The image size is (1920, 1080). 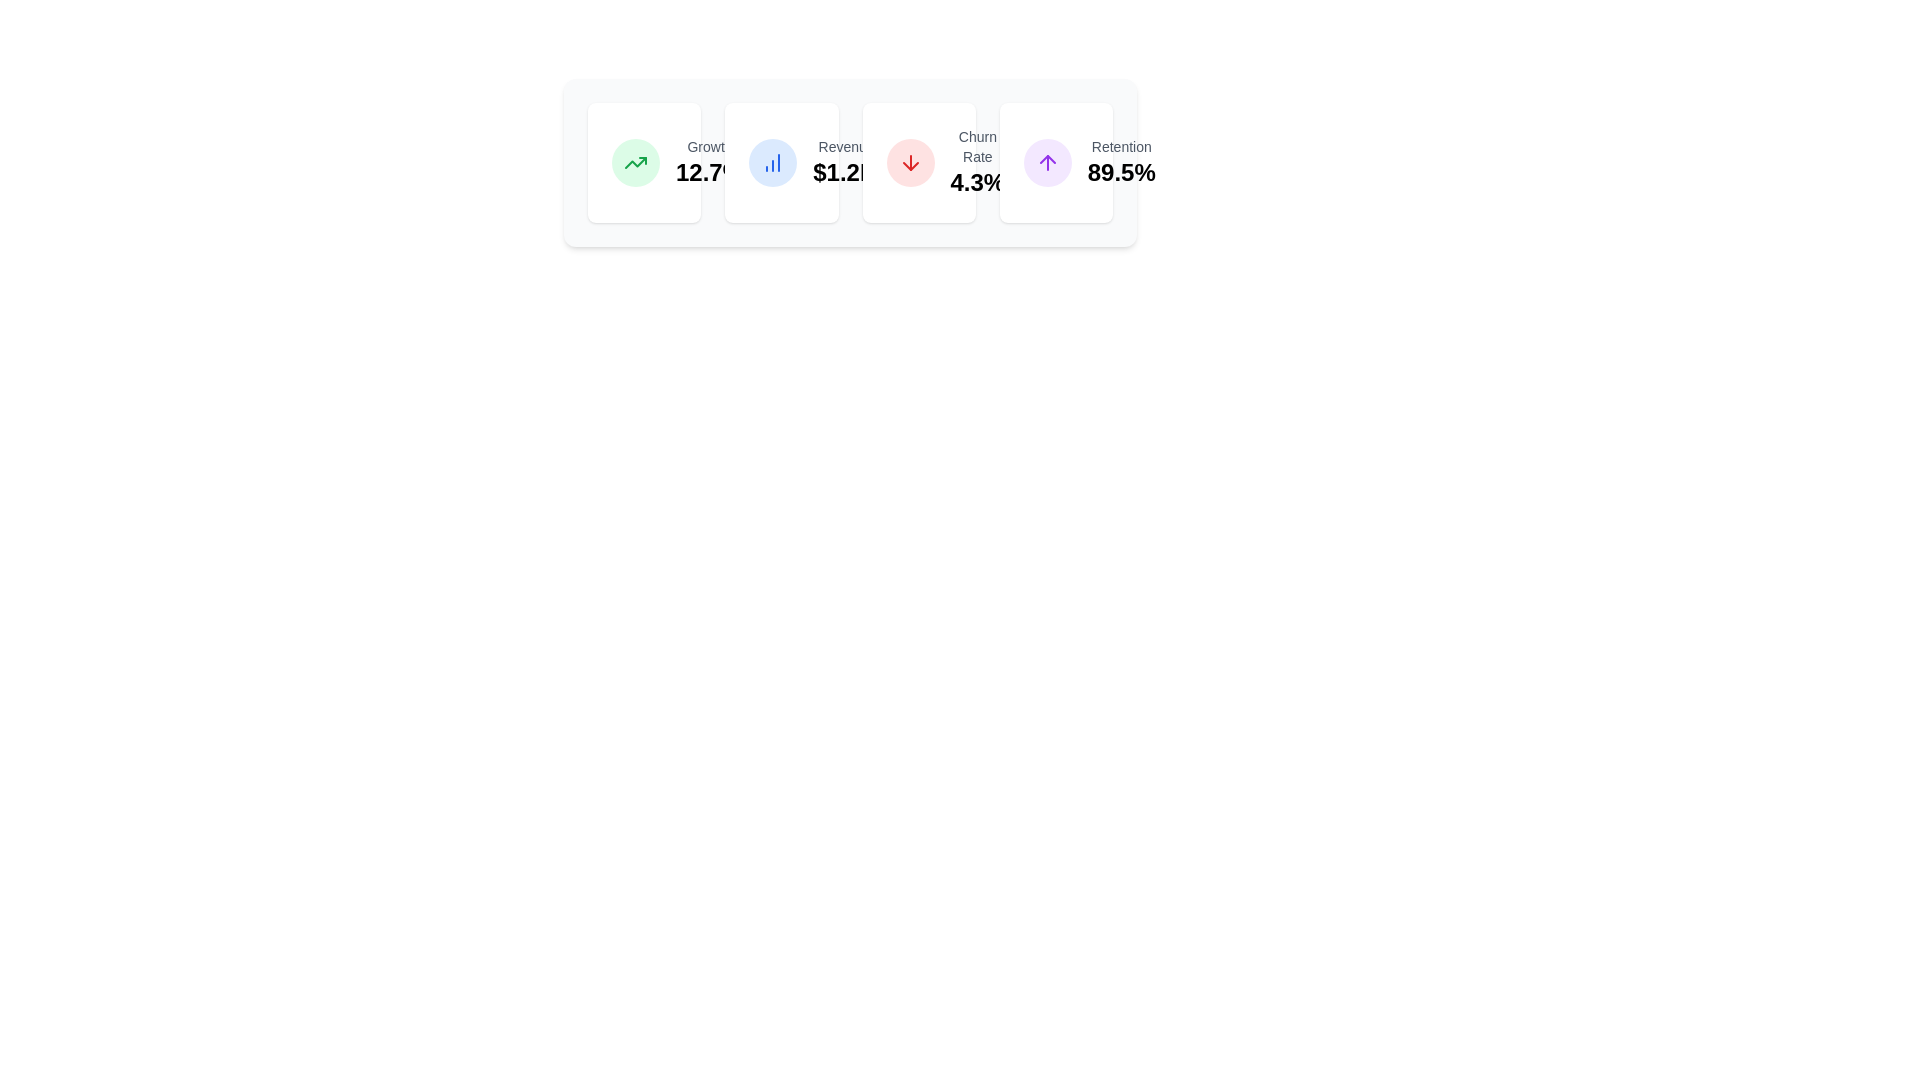 What do you see at coordinates (909, 161) in the screenshot?
I see `the negative movement indicator icon located in the Churn Rate card, which is the third card in a horizontal layout of metrics` at bounding box center [909, 161].